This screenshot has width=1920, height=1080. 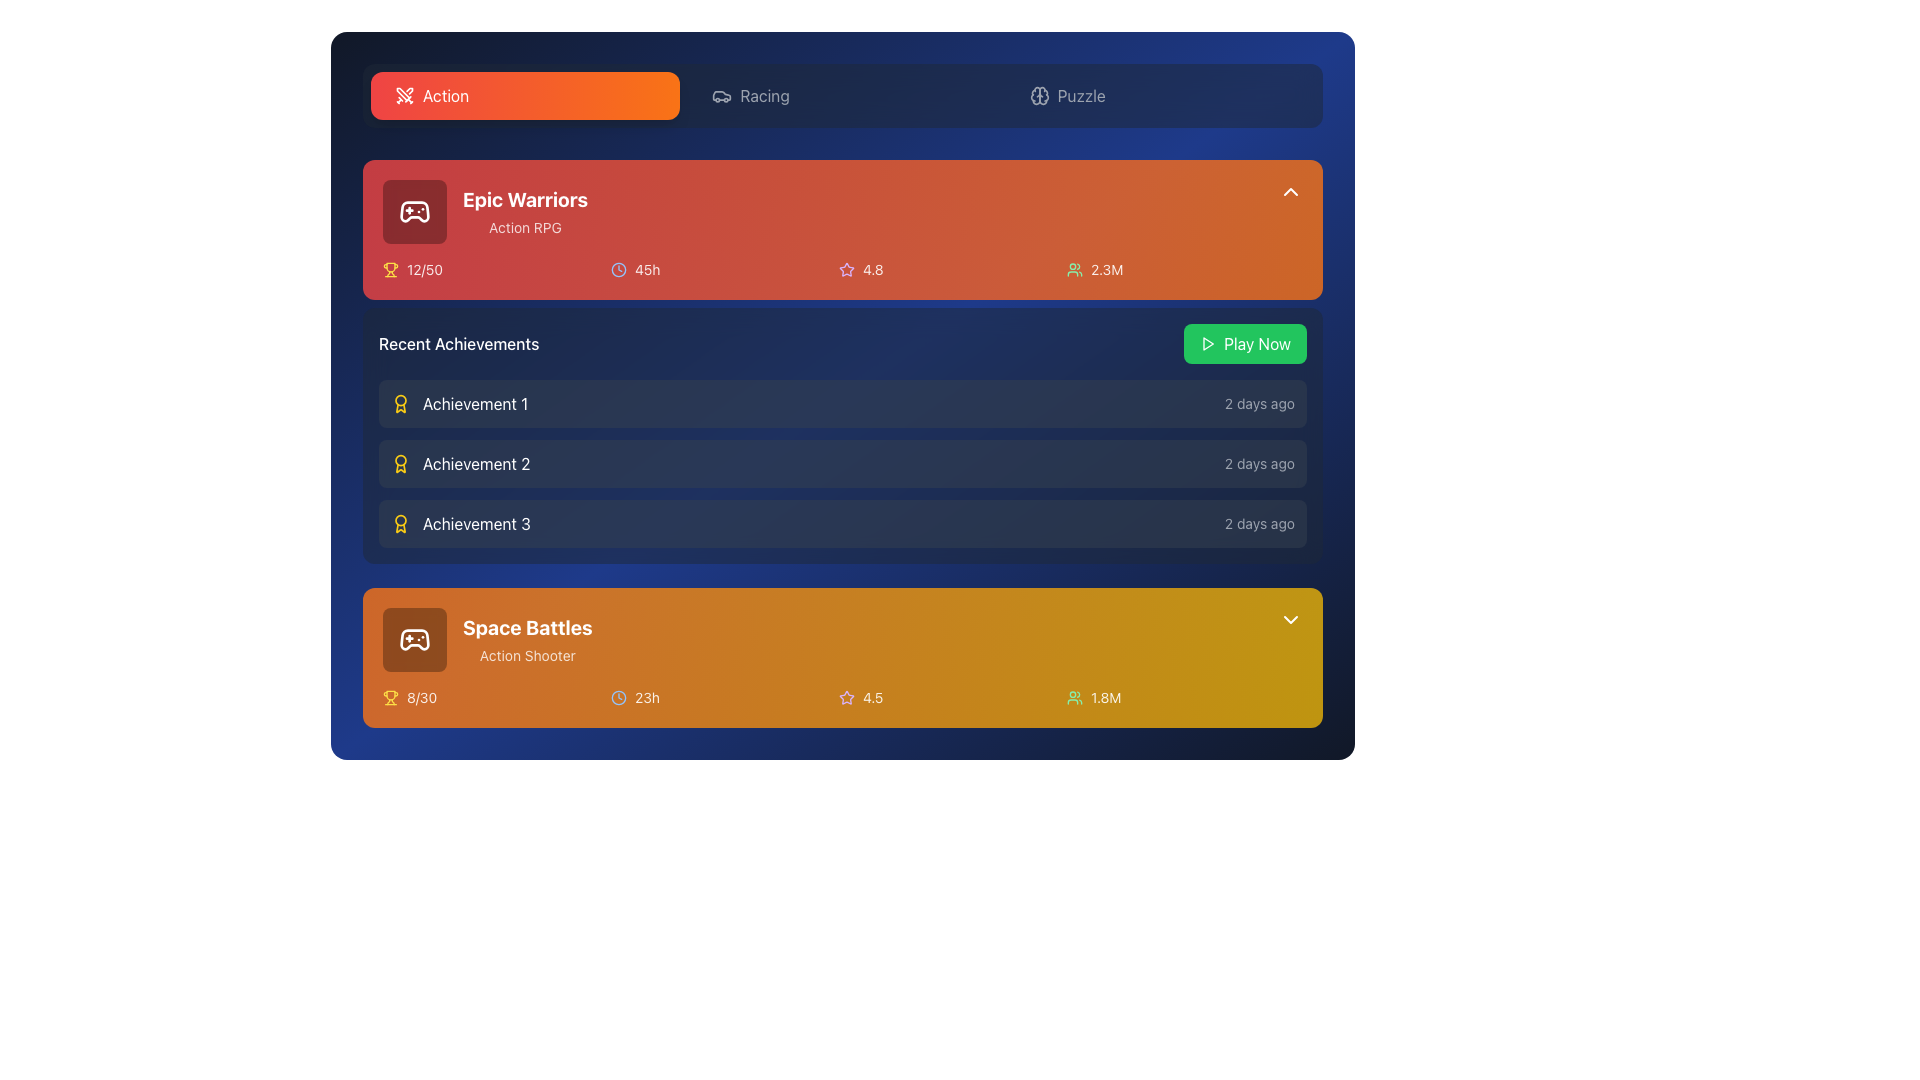 I want to click on the non-interactable gaming icon located within the red card header labeled 'Epic Warriors' on the left side, so click(x=413, y=212).